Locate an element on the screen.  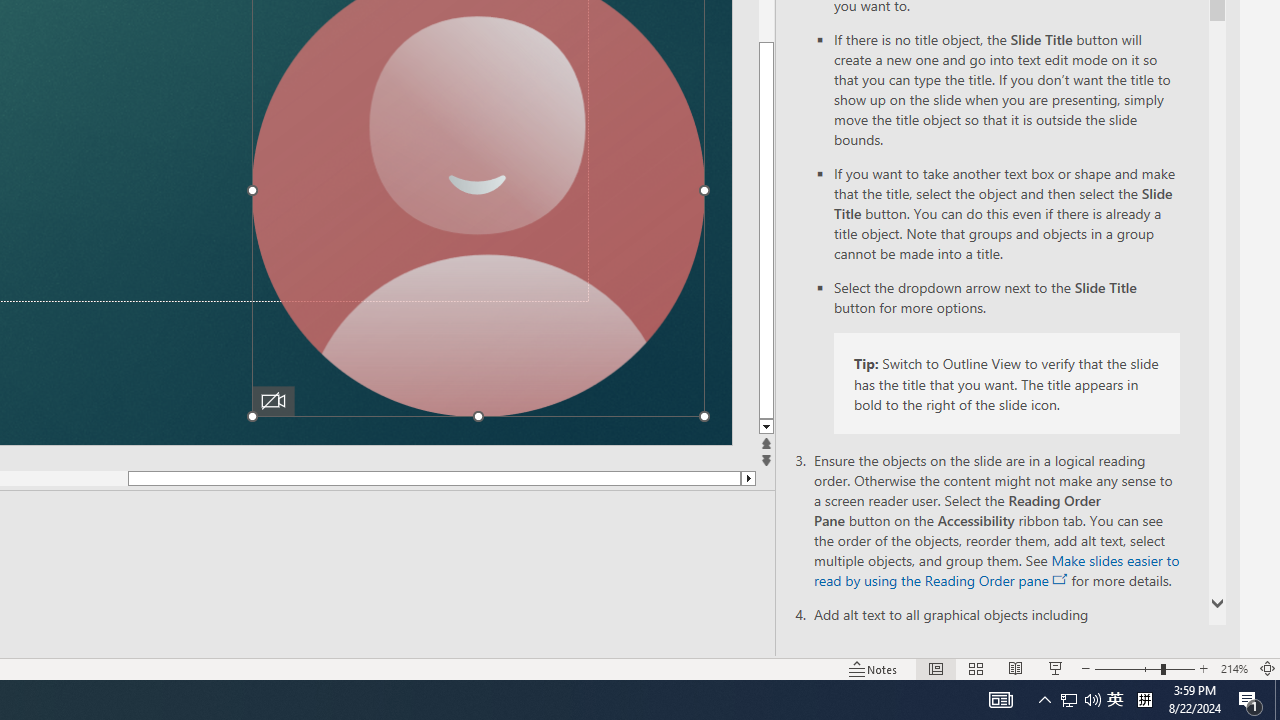
'Reading View' is located at coordinates (1015, 669).